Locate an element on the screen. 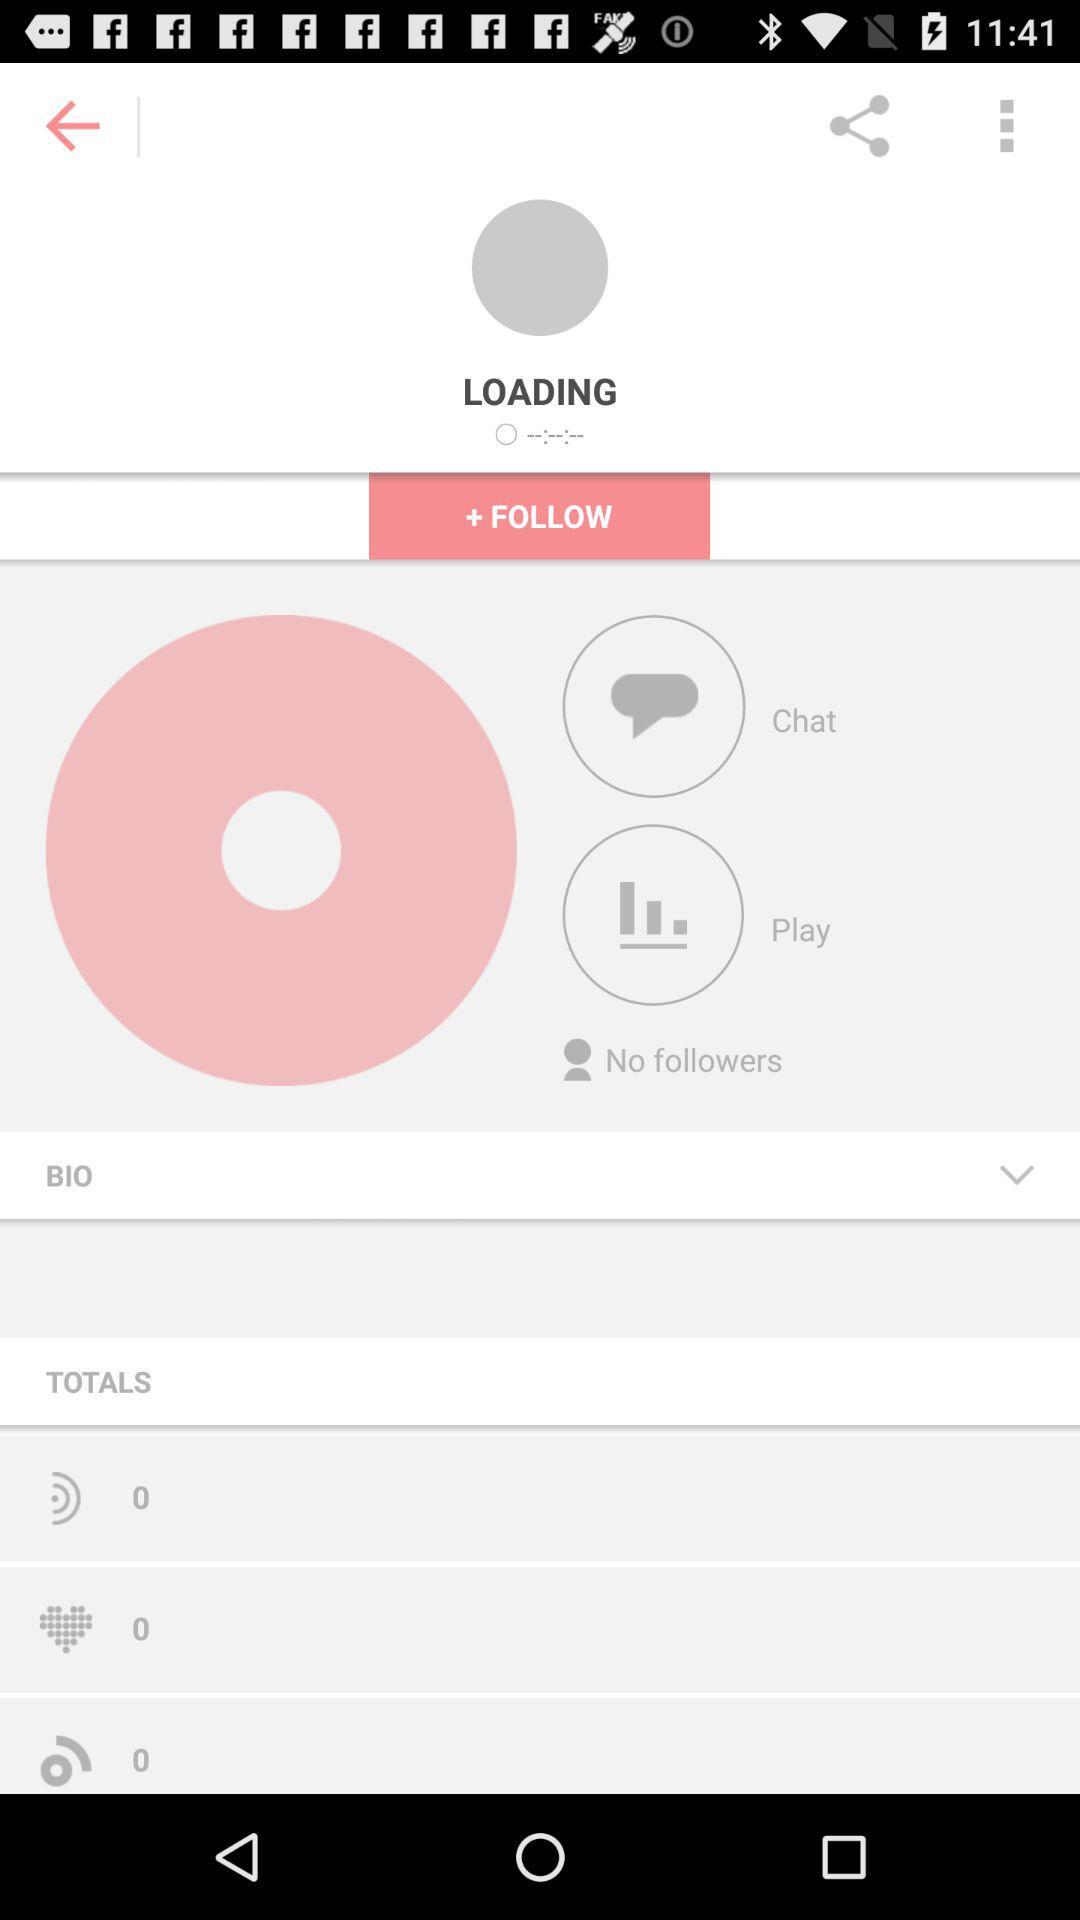 The width and height of the screenshot is (1080, 1920). the icon to the left of the play app is located at coordinates (653, 914).